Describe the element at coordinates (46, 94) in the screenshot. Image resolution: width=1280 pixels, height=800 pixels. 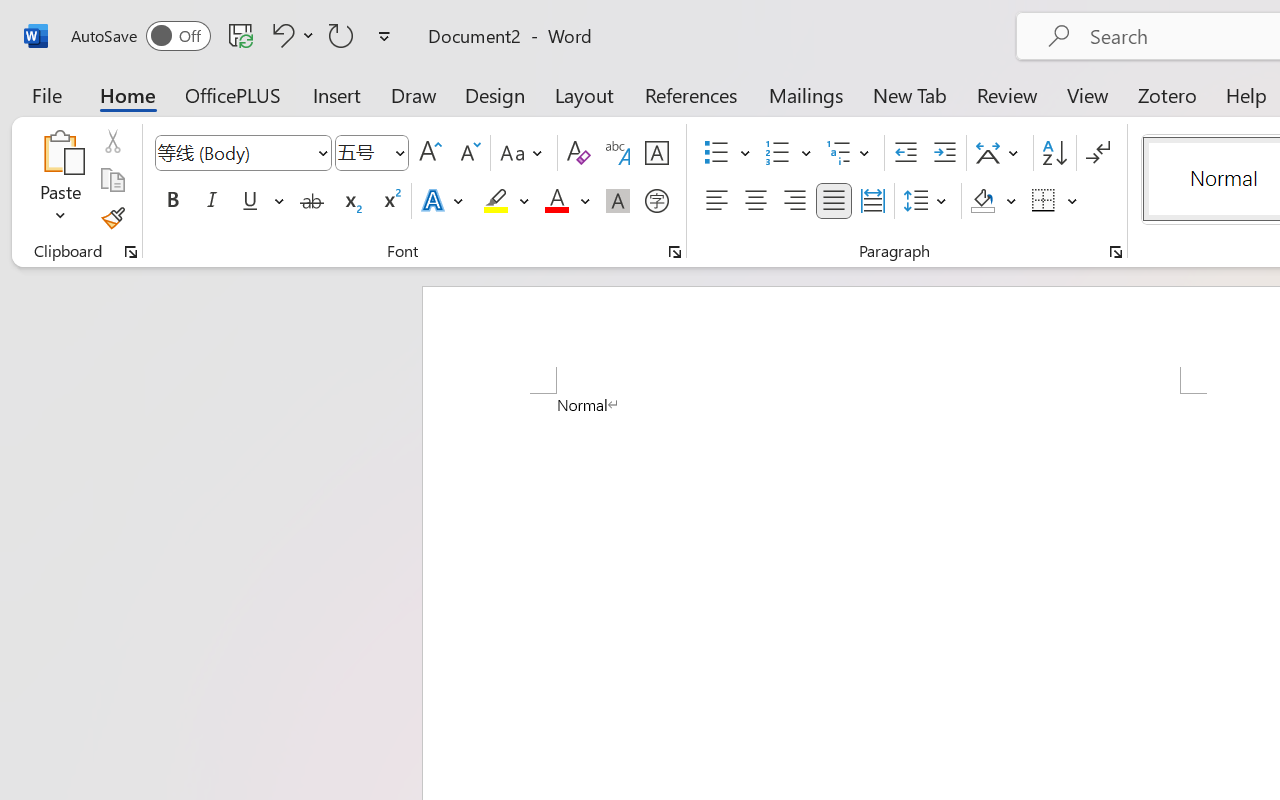
I see `'File Tab'` at that location.